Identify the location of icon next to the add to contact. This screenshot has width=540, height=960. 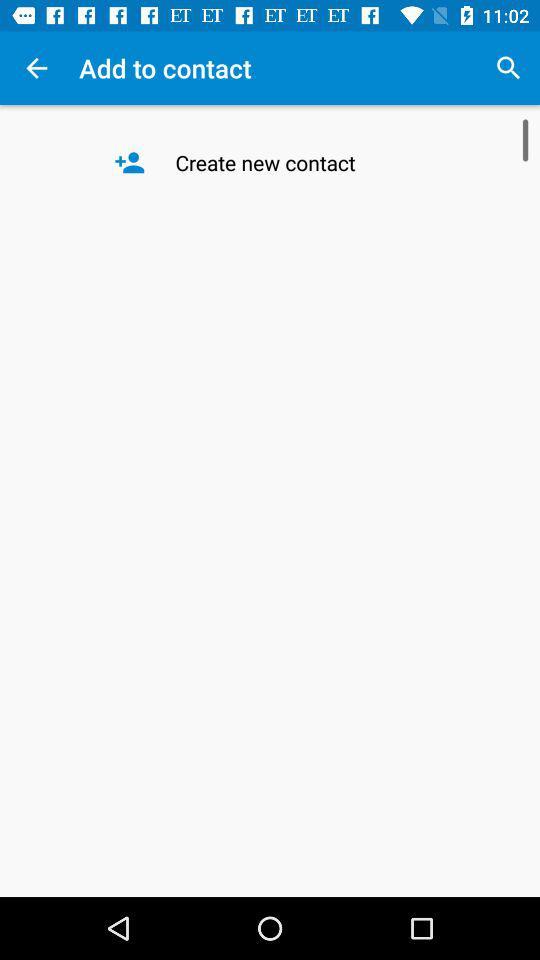
(508, 68).